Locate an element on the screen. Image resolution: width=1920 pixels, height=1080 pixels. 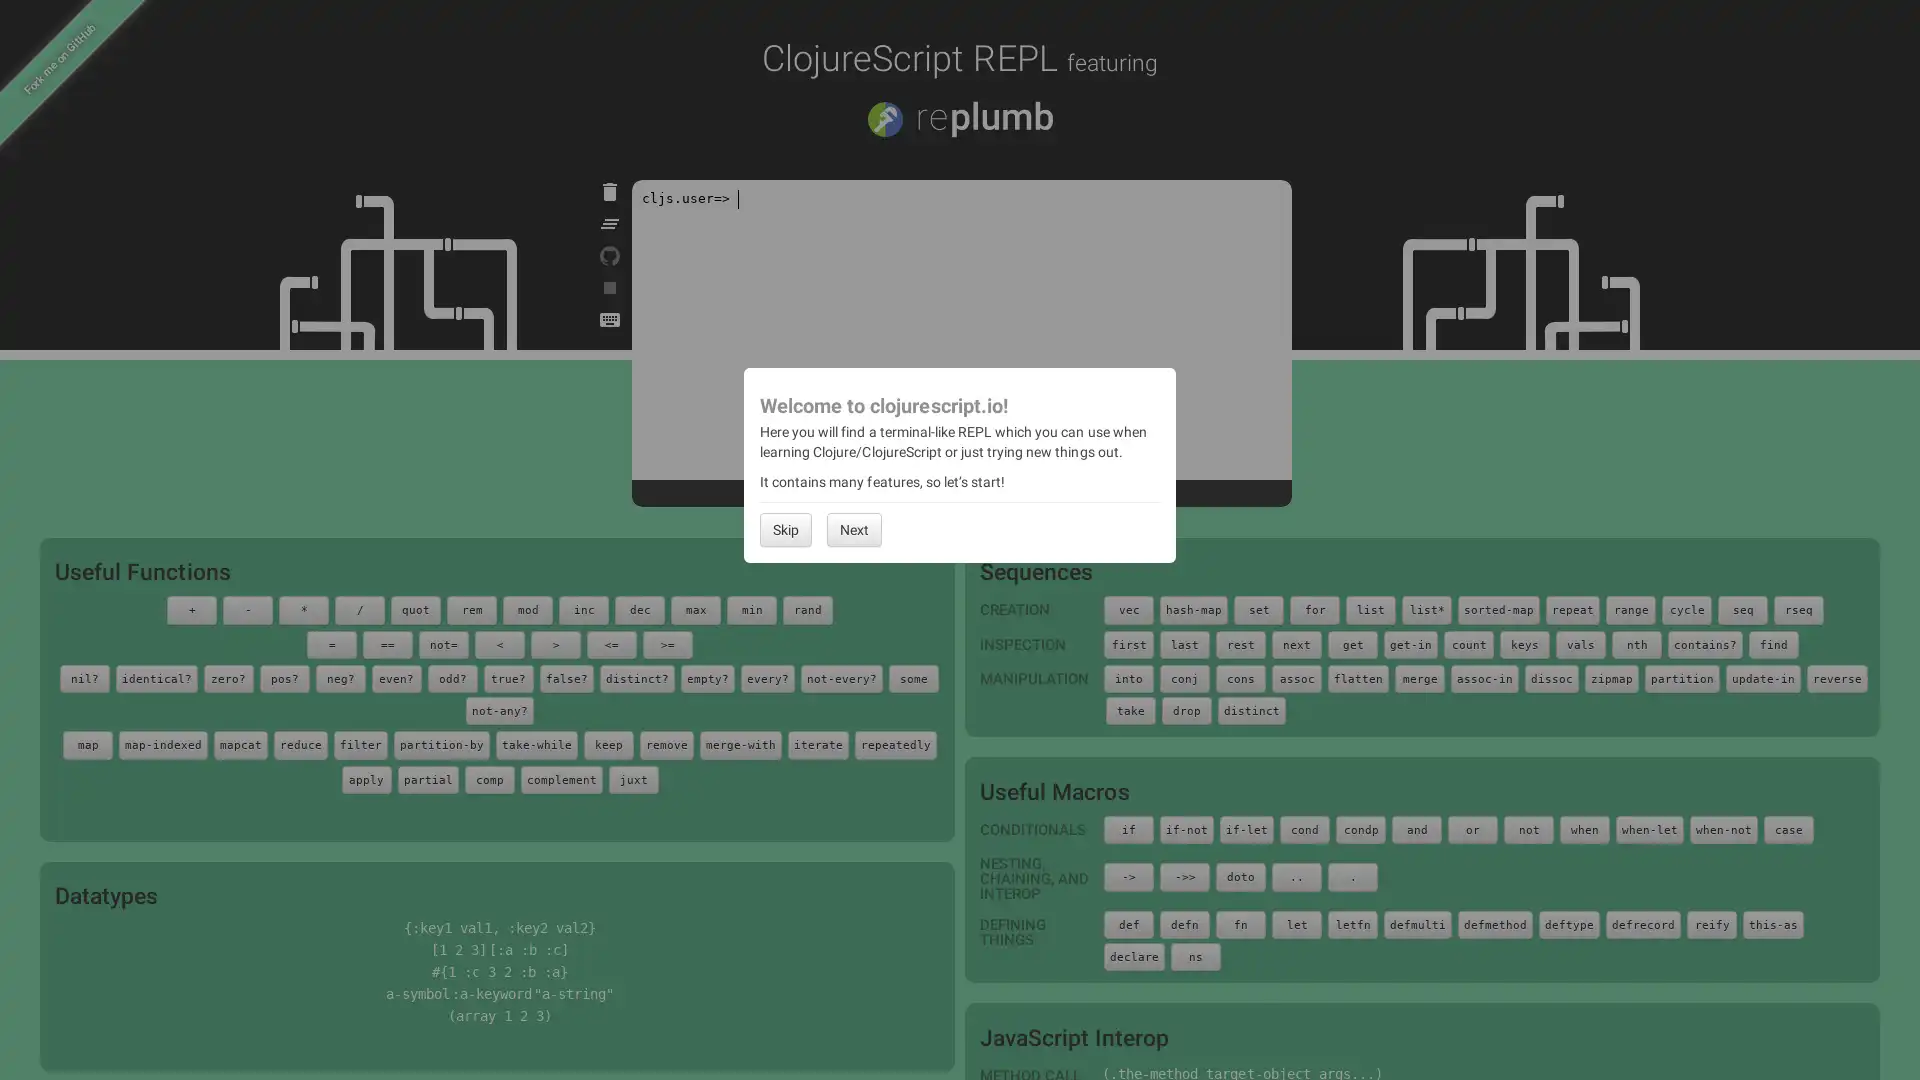
keys is located at coordinates (1524, 644).